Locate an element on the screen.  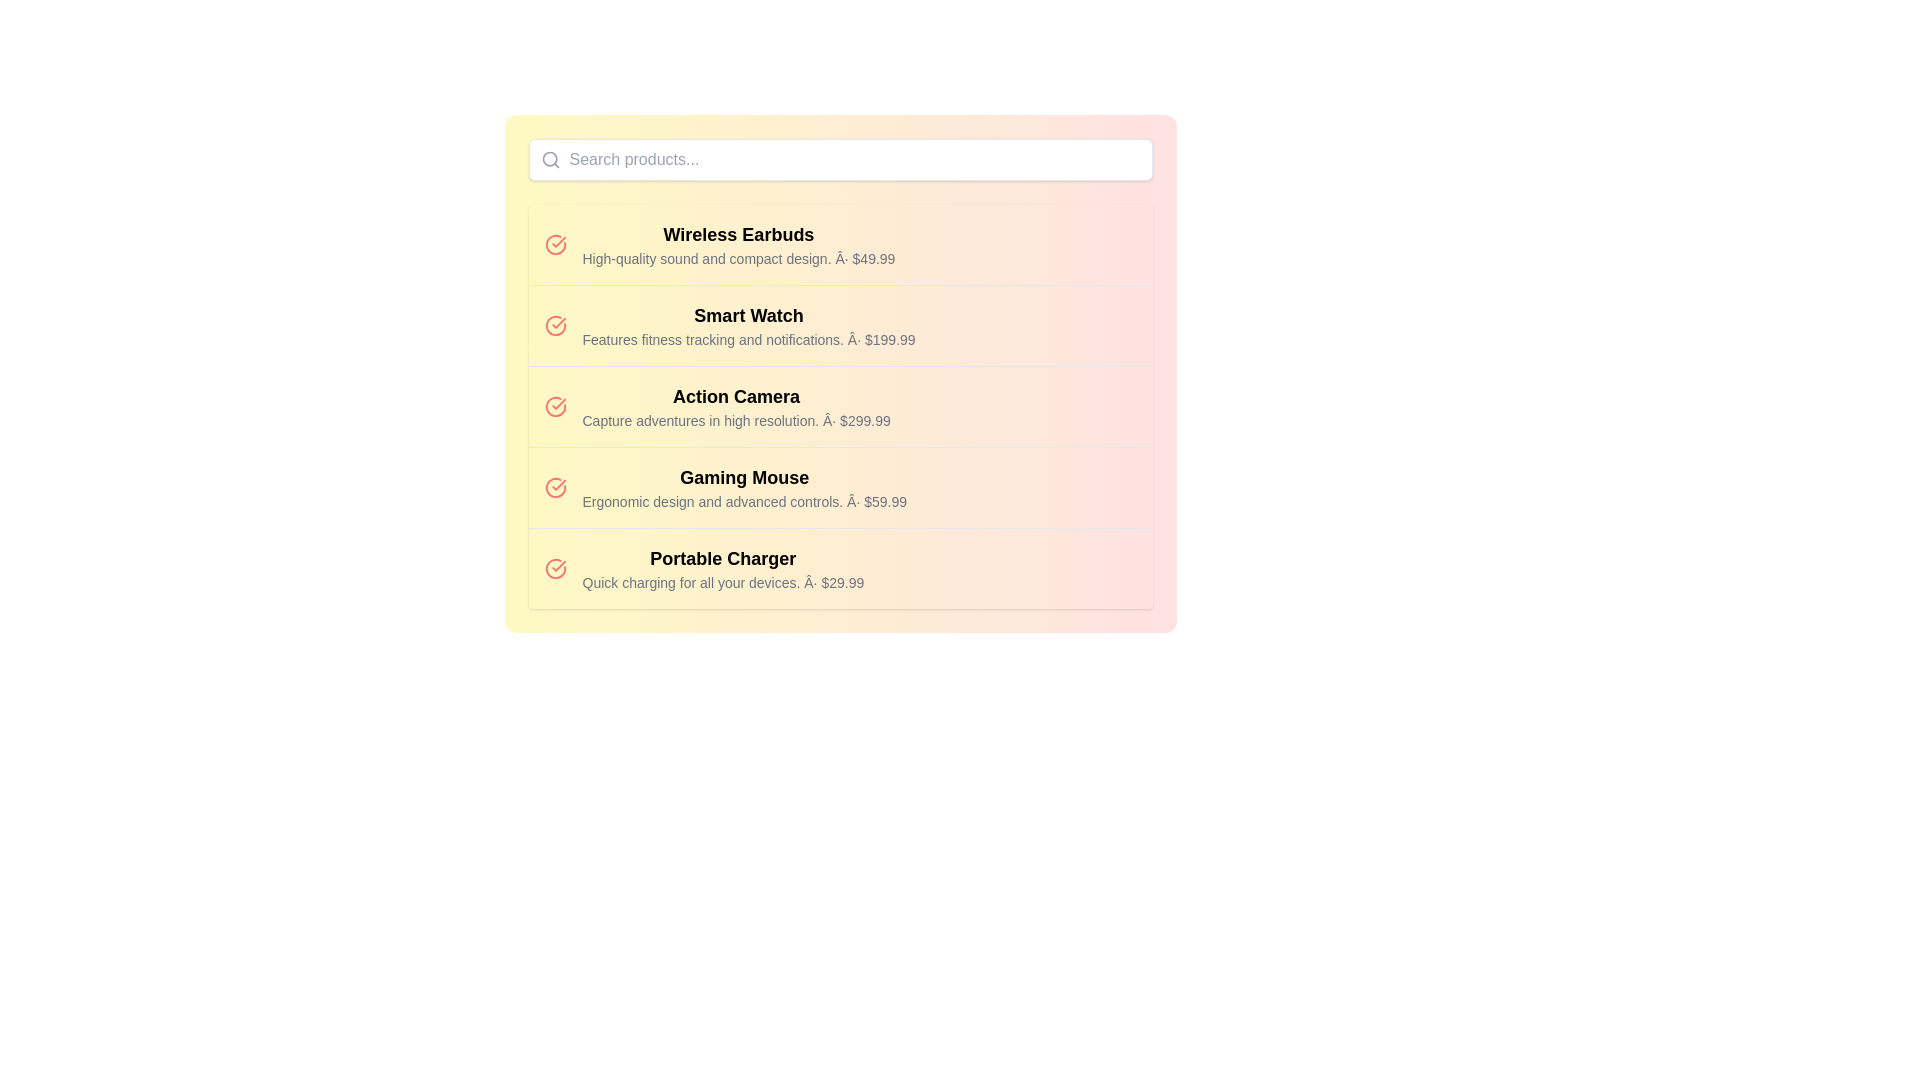
the product display widget for 'Action Camera' which features the title, subtitle, and price, positioned as the third item in a vertical list of products is located at coordinates (840, 405).